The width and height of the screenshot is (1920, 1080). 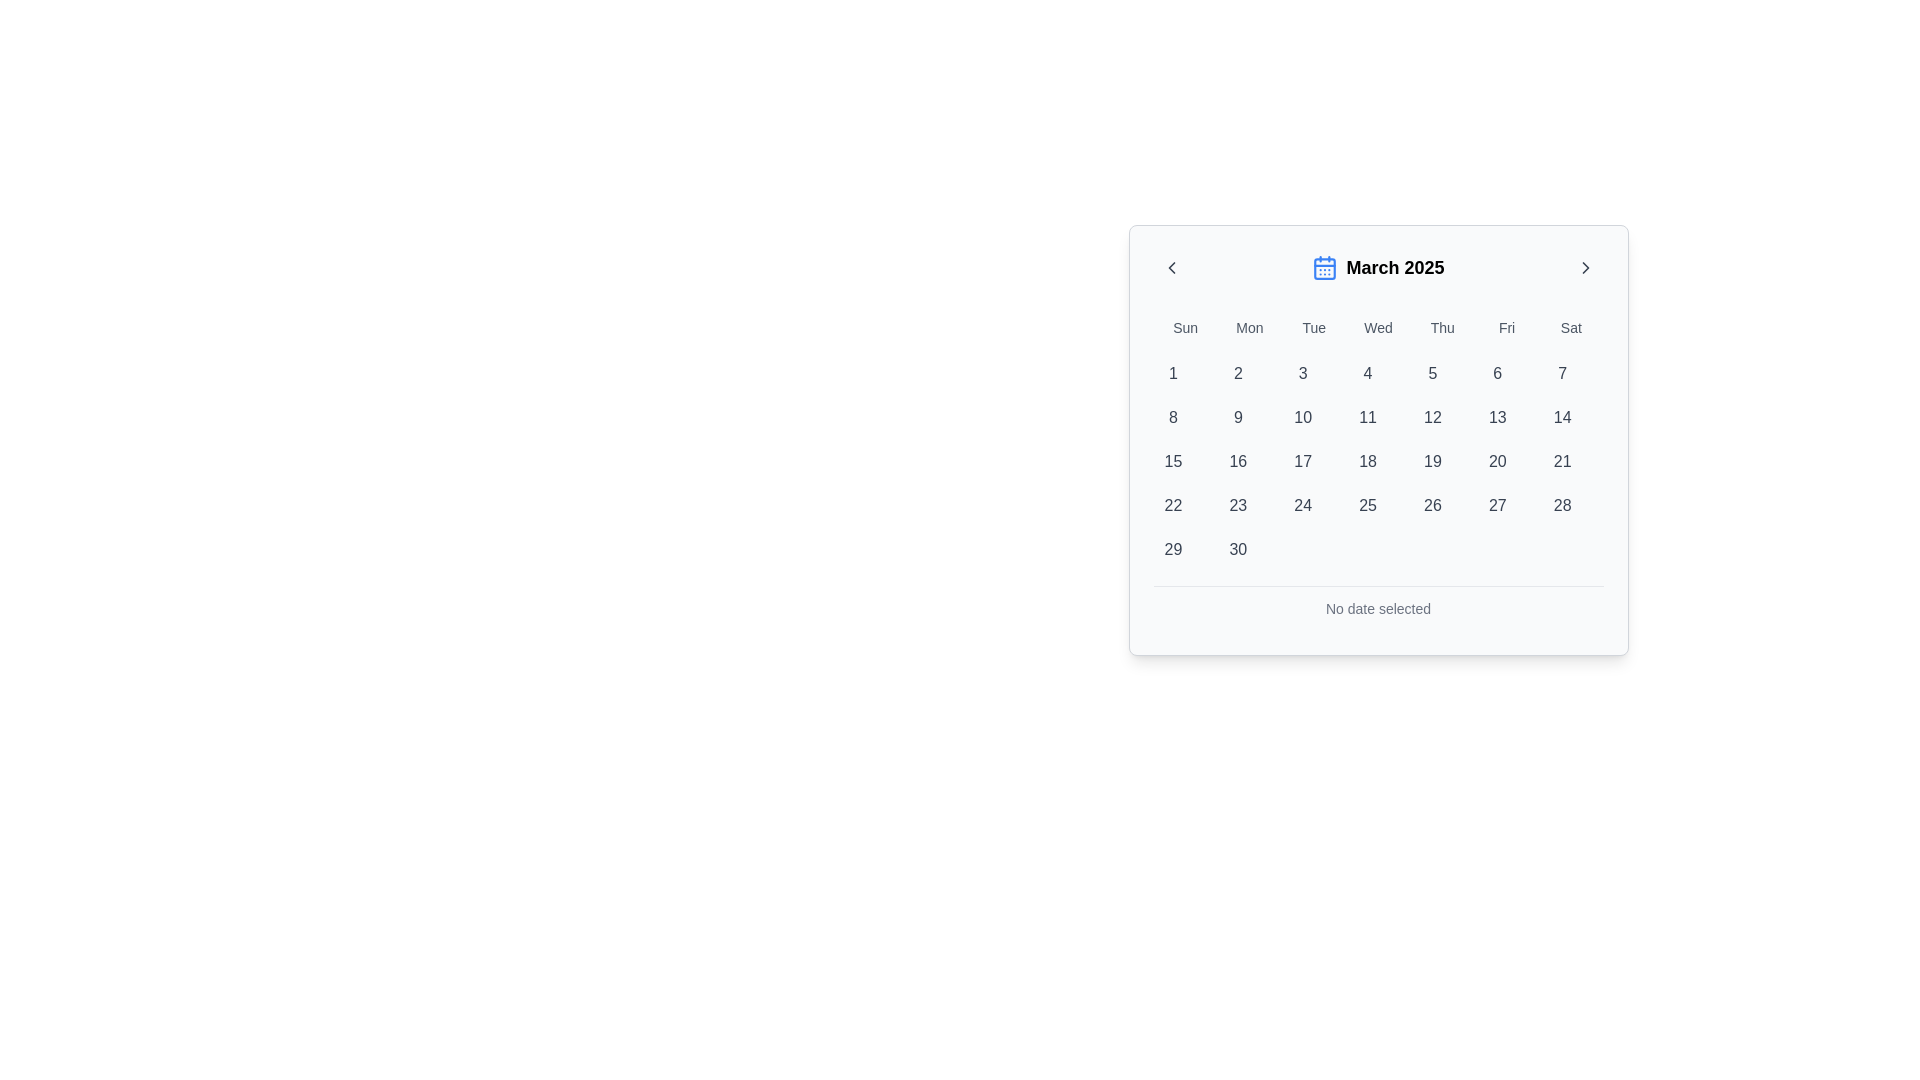 What do you see at coordinates (1237, 462) in the screenshot?
I see `the rounded button labeled '16' located in the third row and second column of the grid calendar layout` at bounding box center [1237, 462].